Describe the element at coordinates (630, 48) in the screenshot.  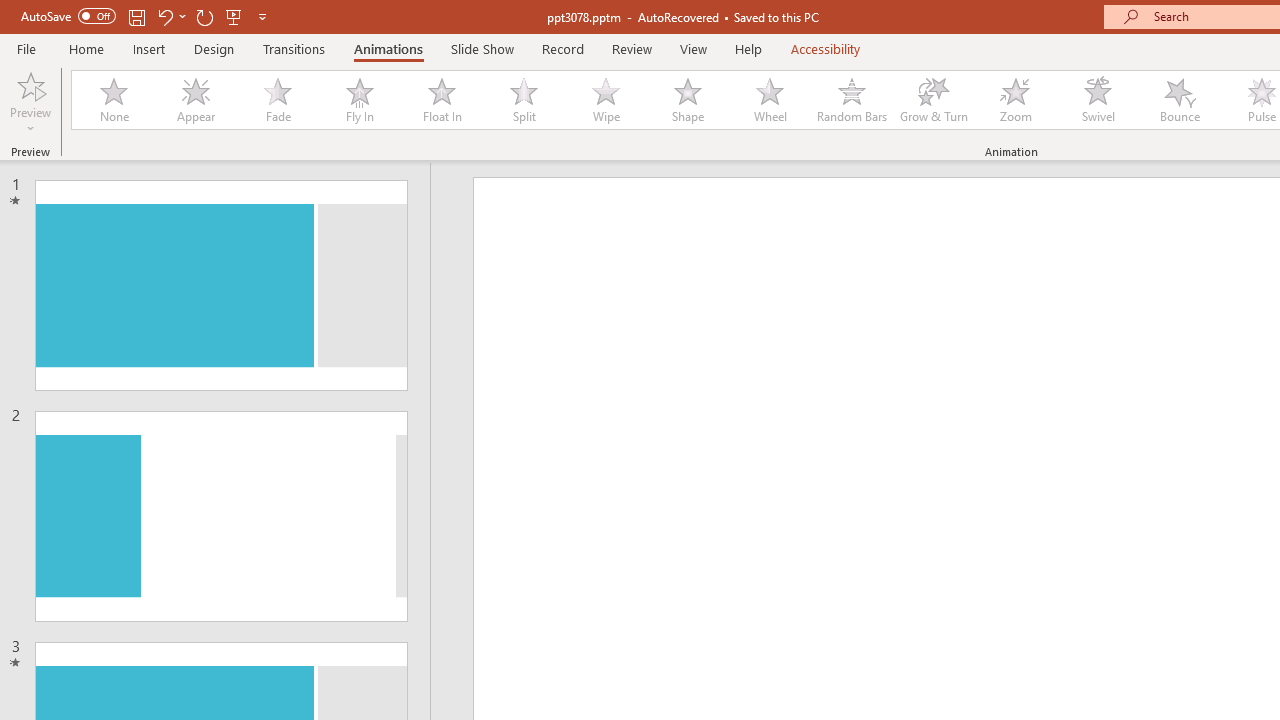
I see `'Review'` at that location.